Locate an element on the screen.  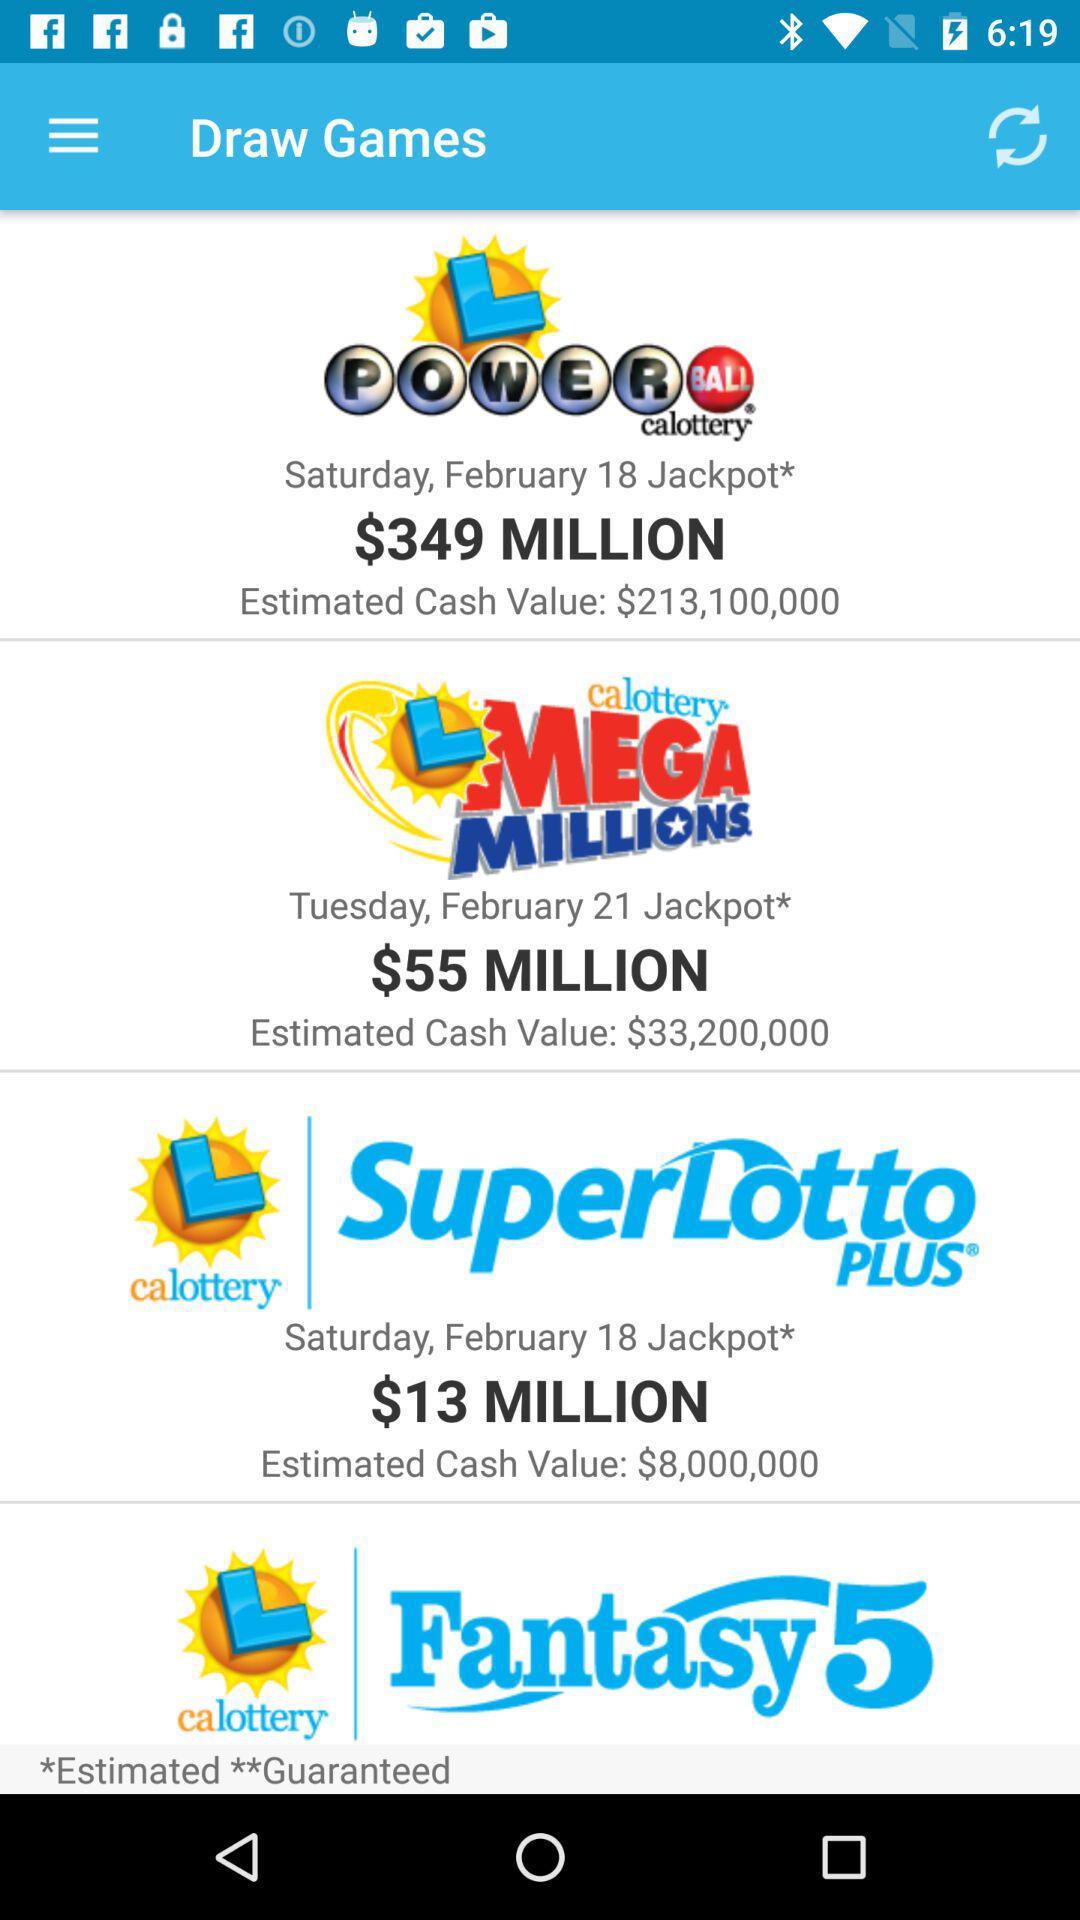
item above estimated cash value item is located at coordinates (538, 536).